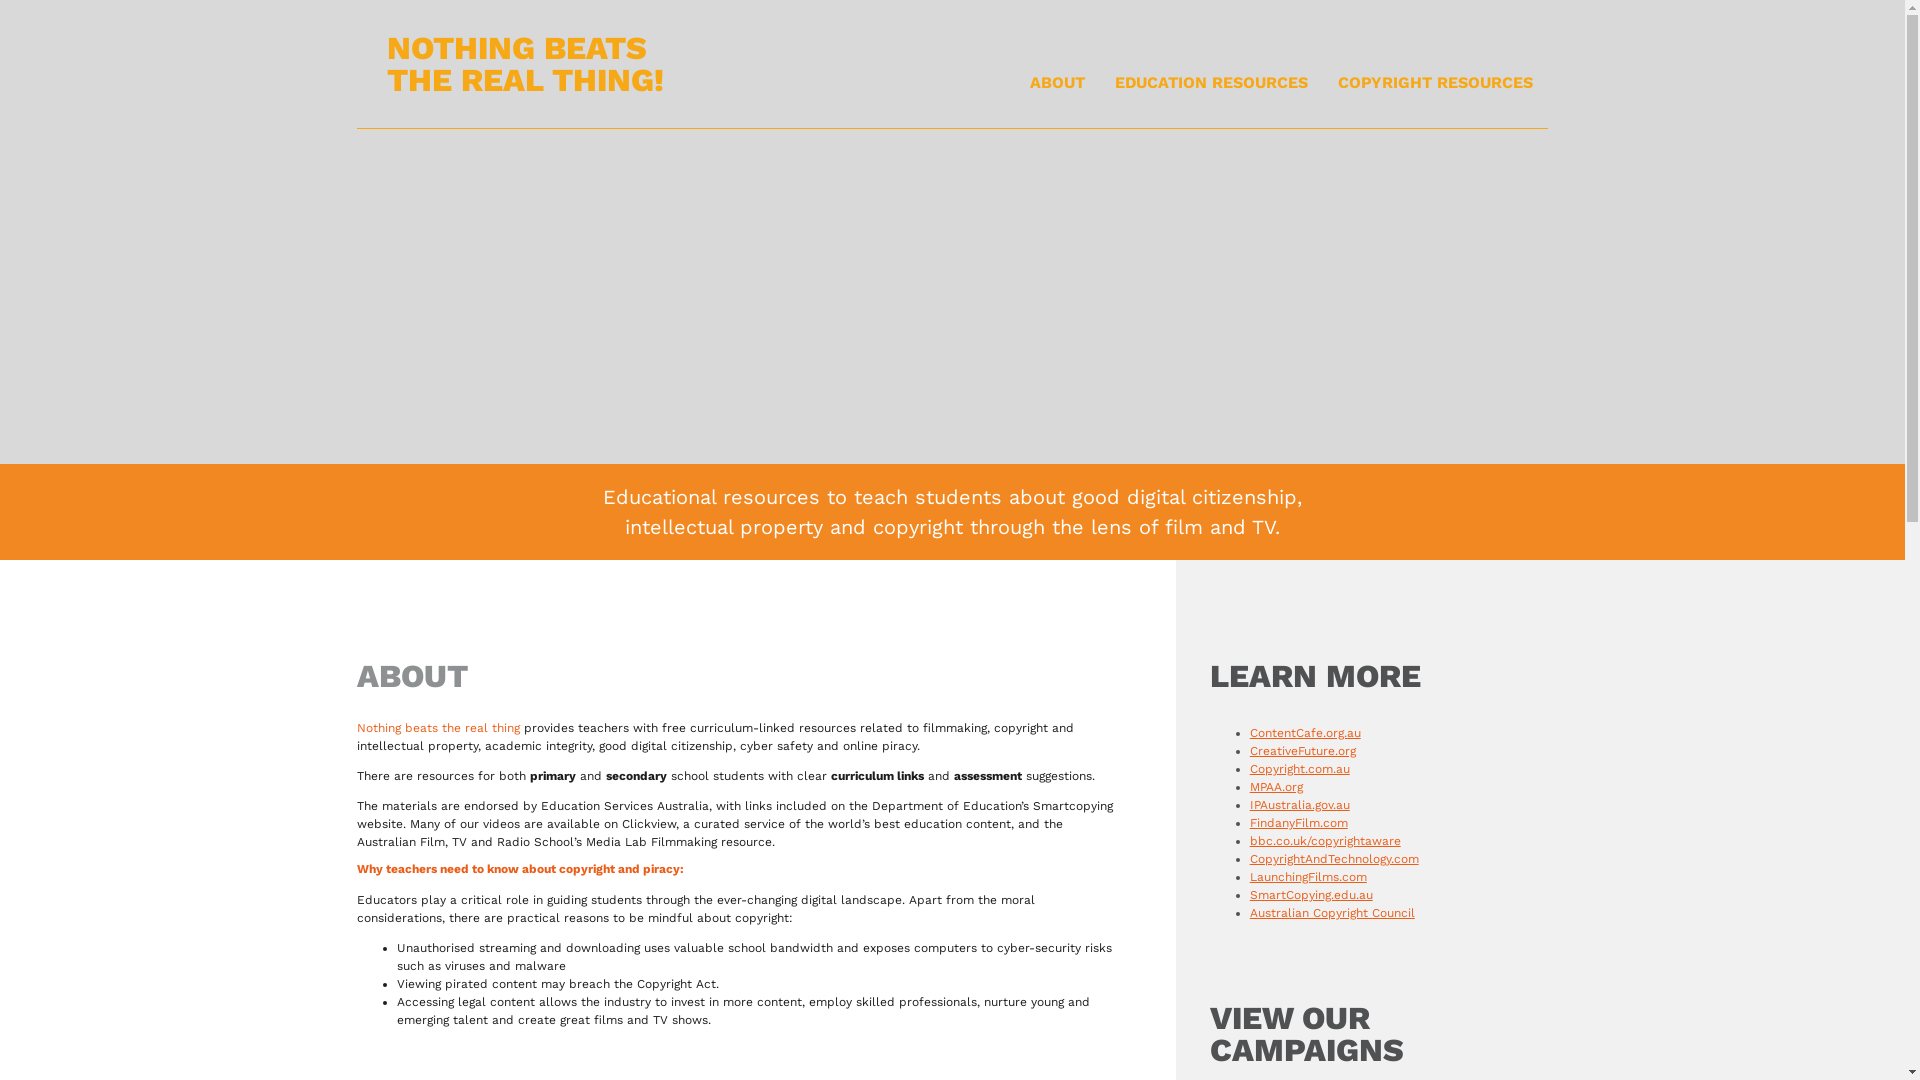 The width and height of the screenshot is (1920, 1080). Describe the element at coordinates (1300, 804) in the screenshot. I see `'IPAustralia.gov.au'` at that location.